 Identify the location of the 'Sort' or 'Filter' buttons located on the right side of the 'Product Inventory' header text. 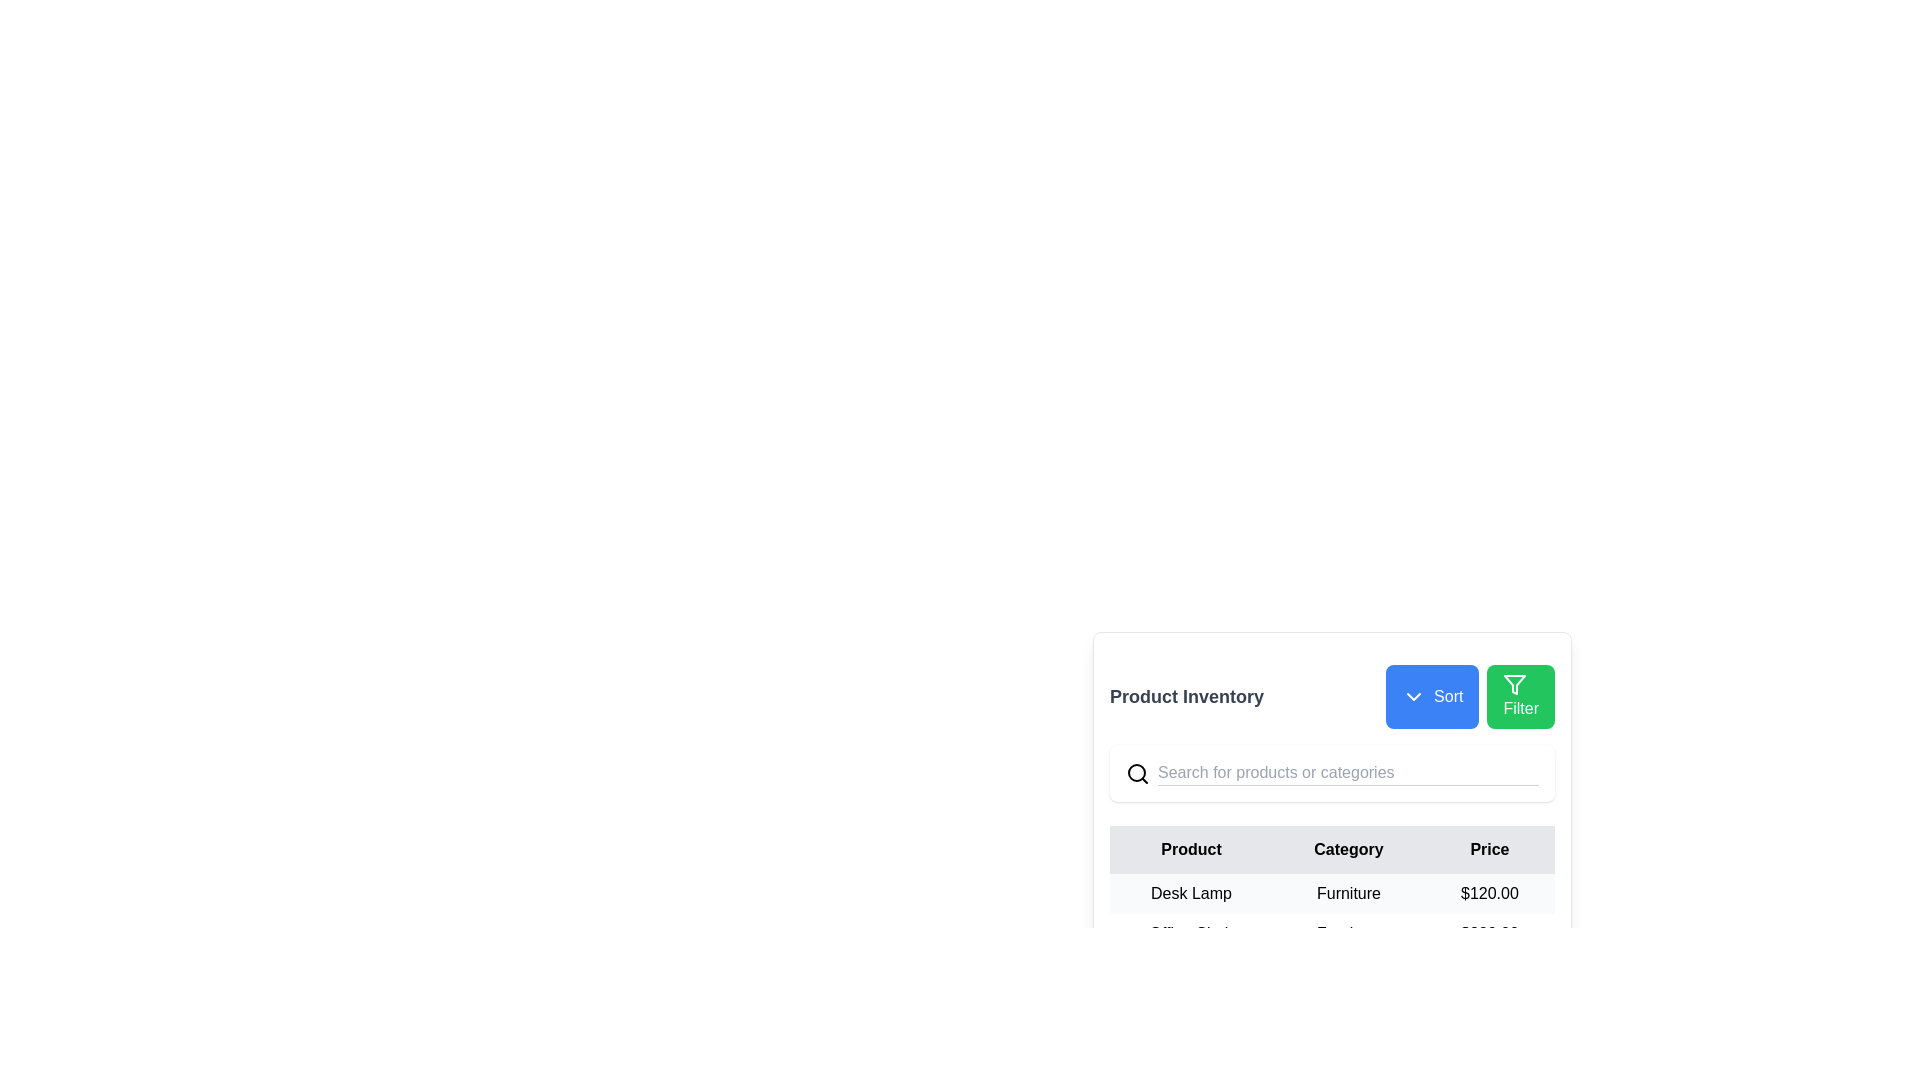
(1470, 696).